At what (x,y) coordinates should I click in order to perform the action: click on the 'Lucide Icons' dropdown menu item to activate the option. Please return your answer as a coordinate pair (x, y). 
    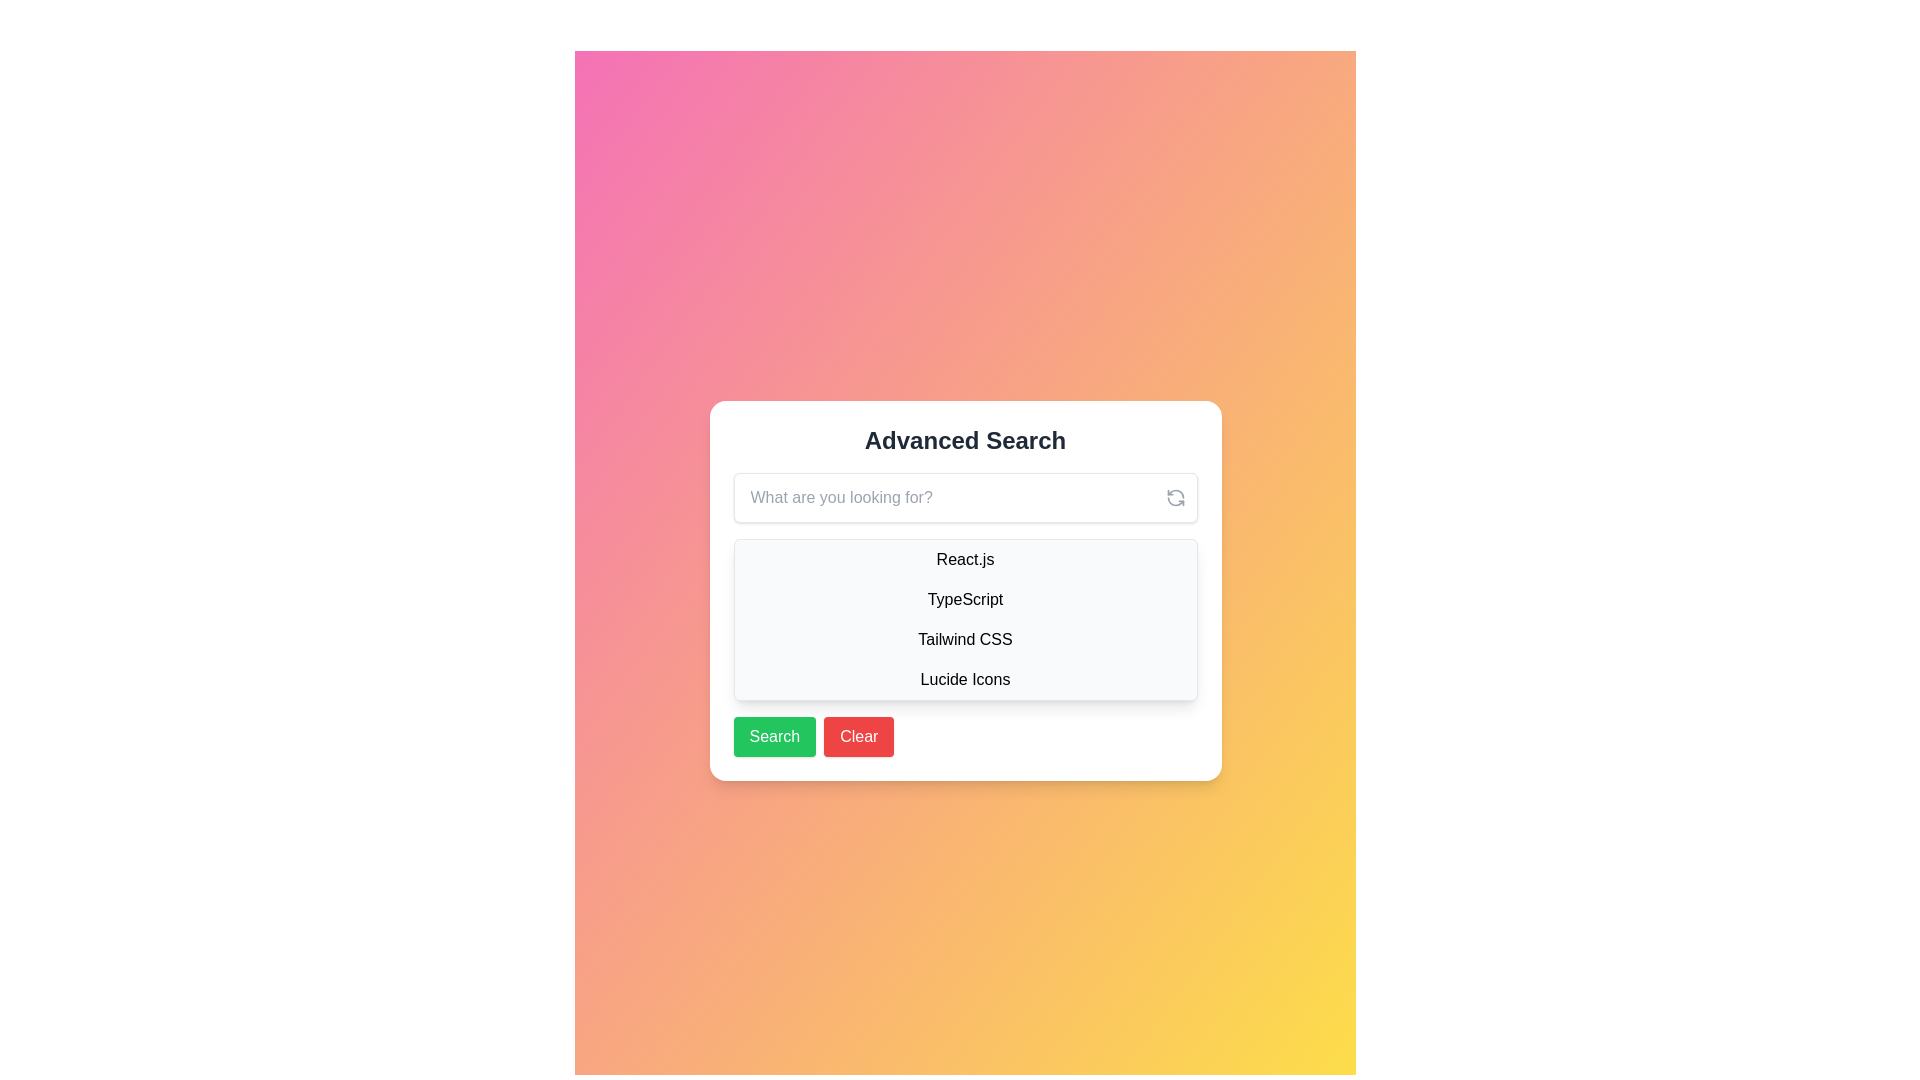
    Looking at the image, I should click on (965, 678).